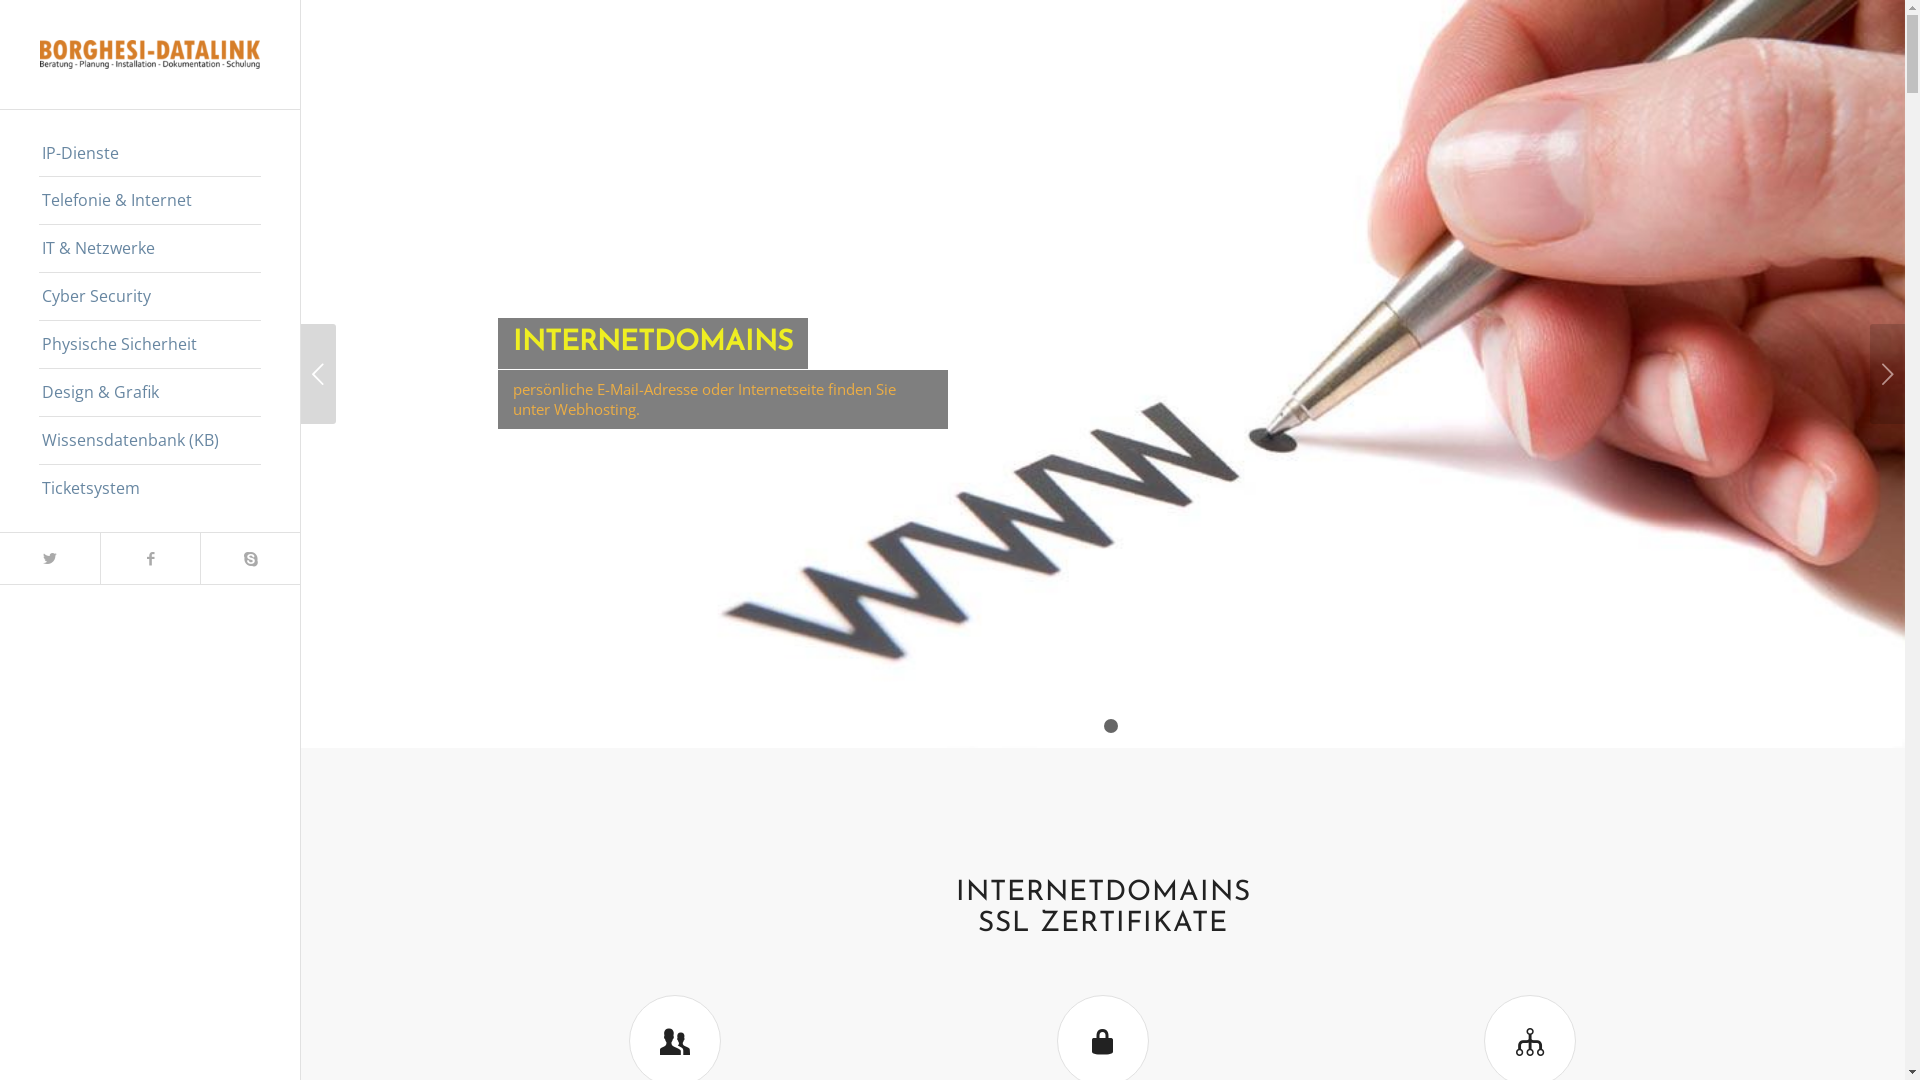 Image resolution: width=1920 pixels, height=1080 pixels. Describe the element at coordinates (148, 153) in the screenshot. I see `'IP-Dienste'` at that location.